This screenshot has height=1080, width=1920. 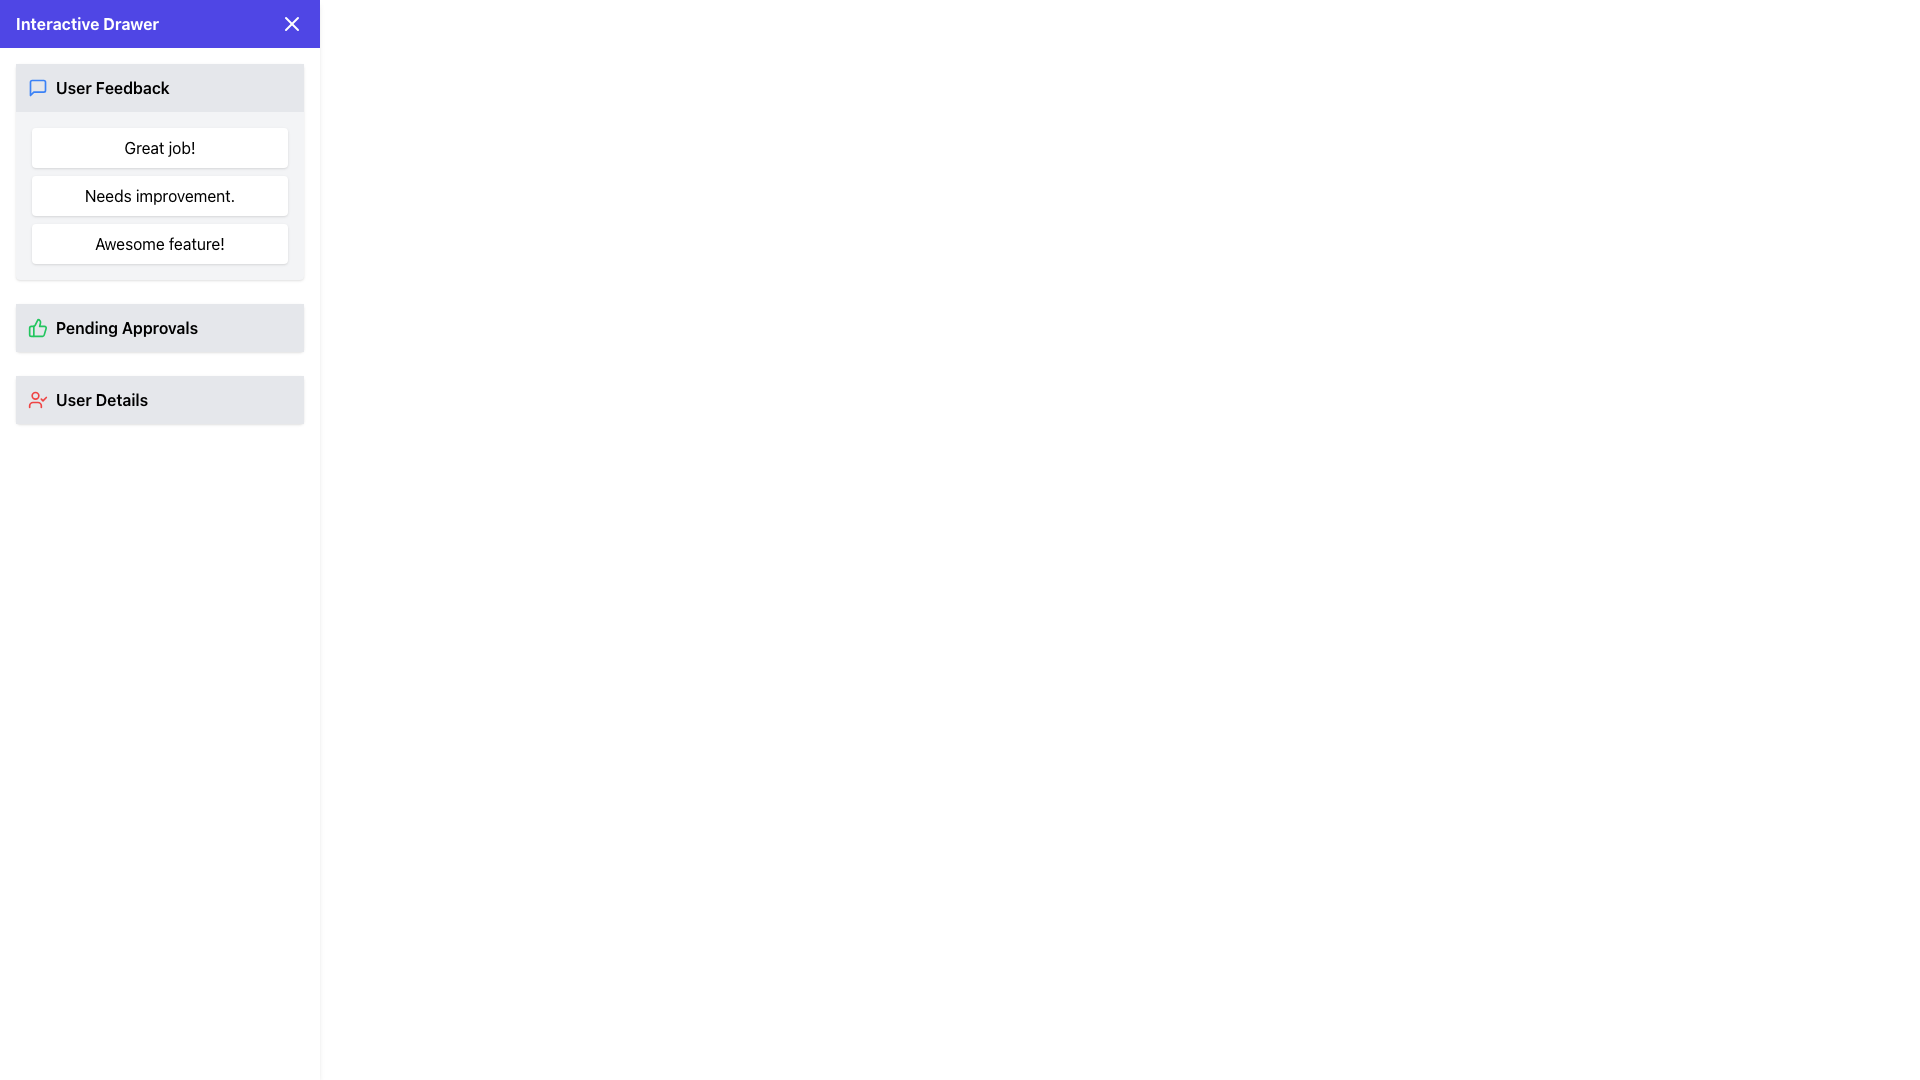 I want to click on the user figure icon with a checkmark next to the 'User Details' label, which is styled in red and located in the bottom-left section of the visible panel, so click(x=38, y=400).